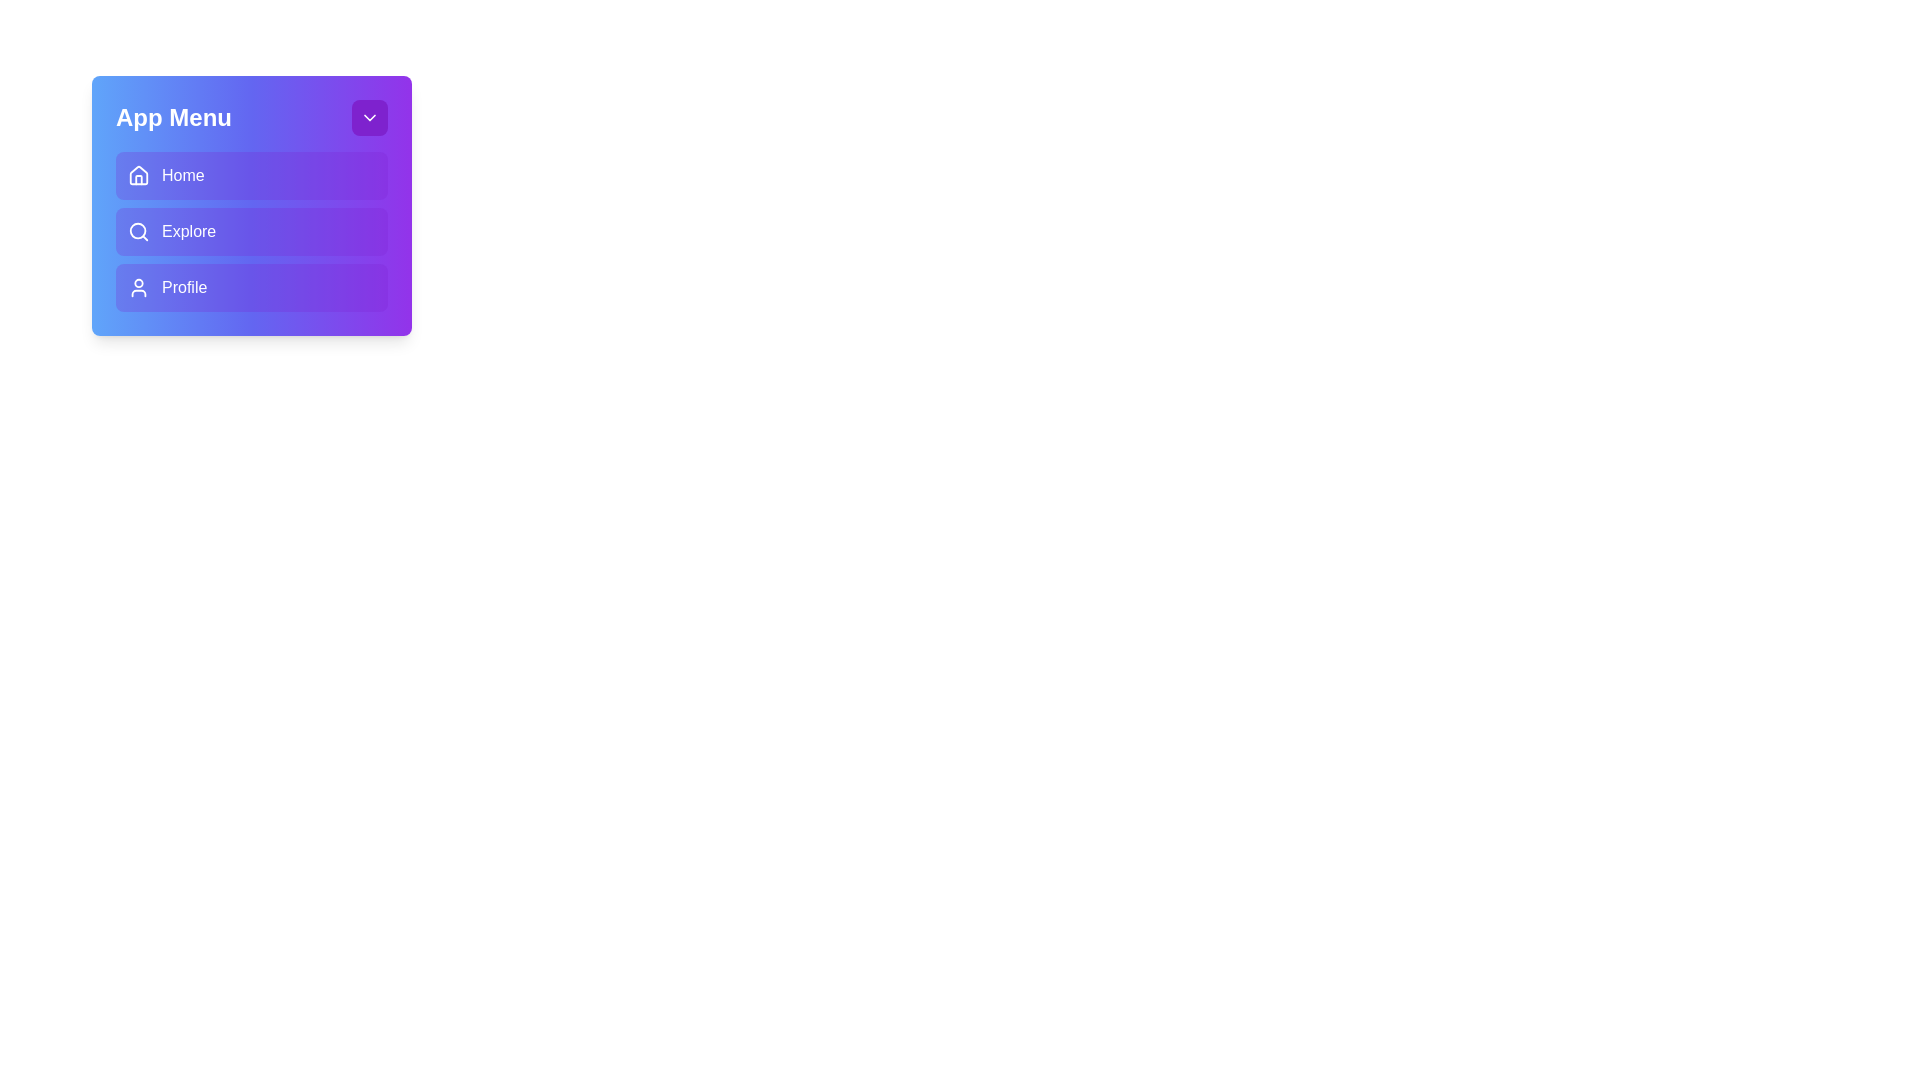 This screenshot has height=1080, width=1920. What do you see at coordinates (138, 230) in the screenshot?
I see `the search icon located at the start of the 'Explore' menu item` at bounding box center [138, 230].